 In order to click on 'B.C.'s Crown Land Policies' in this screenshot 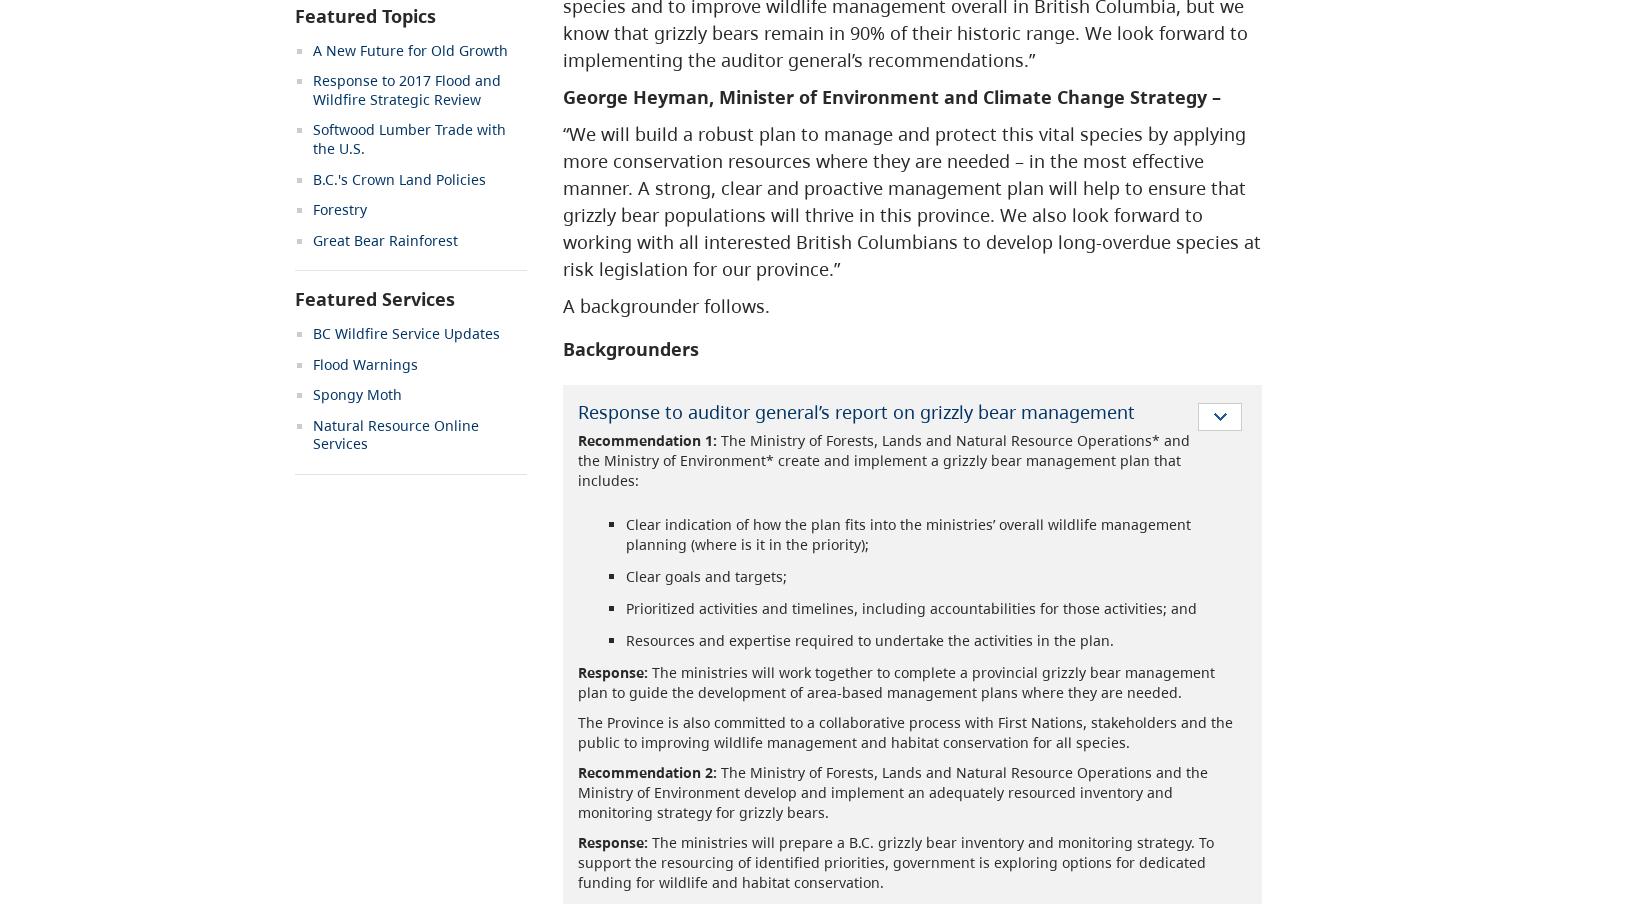, I will do `click(399, 178)`.